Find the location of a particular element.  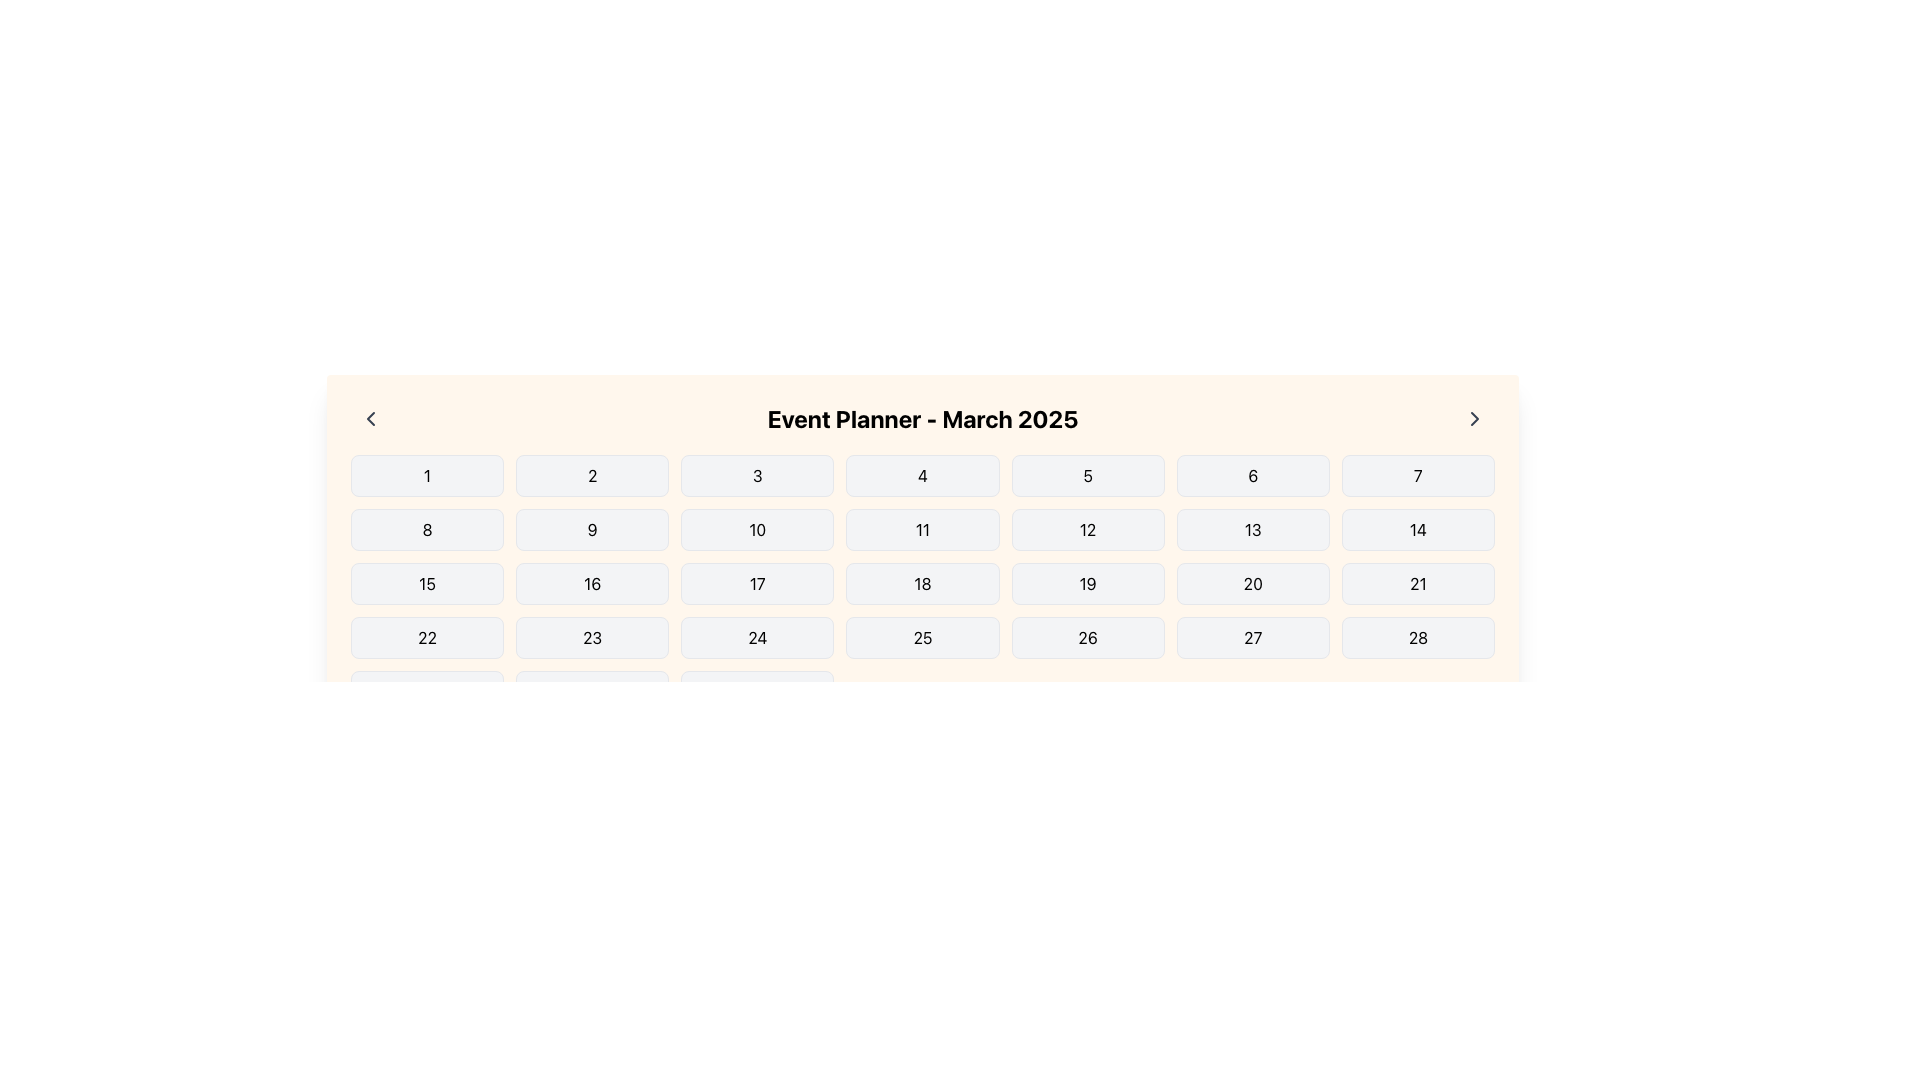

the Button-like interactive calendar day element displaying the number '4' is located at coordinates (921, 475).